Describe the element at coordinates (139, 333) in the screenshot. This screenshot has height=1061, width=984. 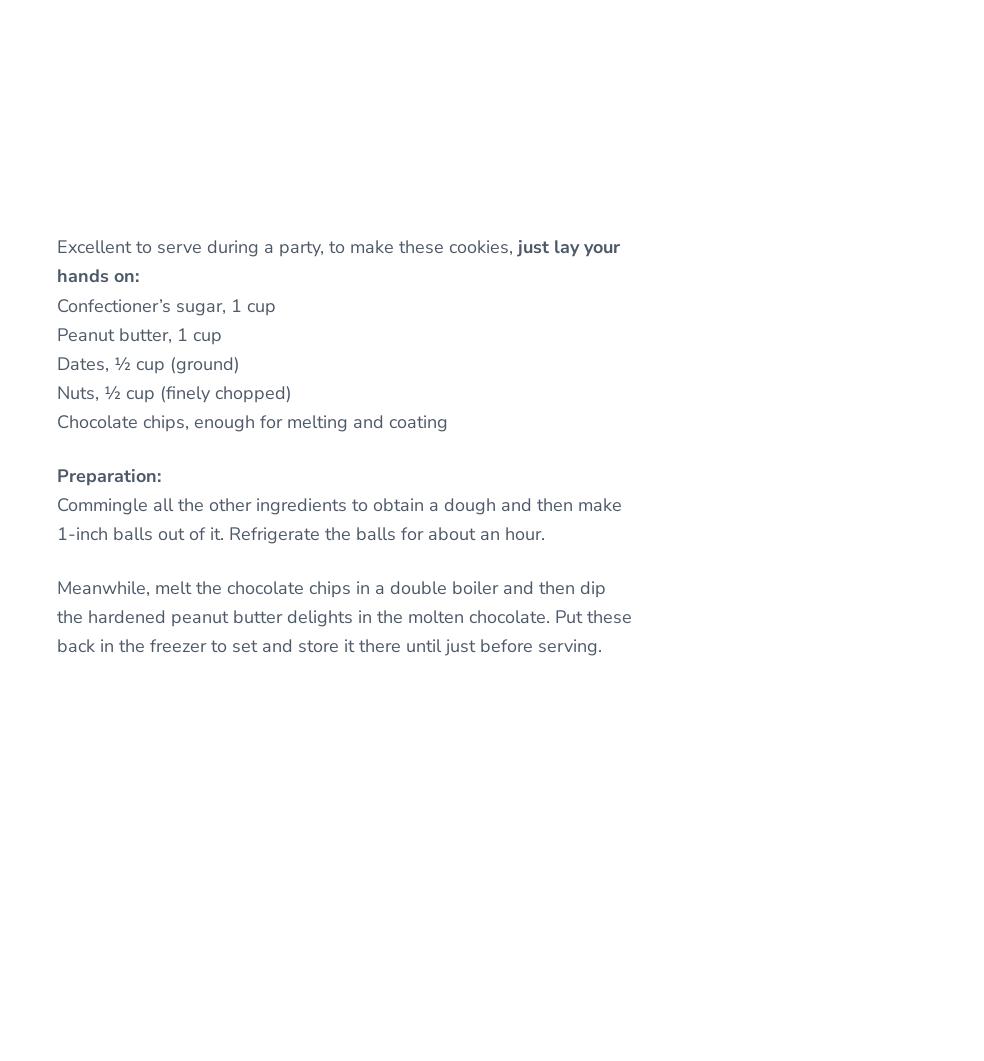
I see `'Peanut butter, 1 cup'` at that location.